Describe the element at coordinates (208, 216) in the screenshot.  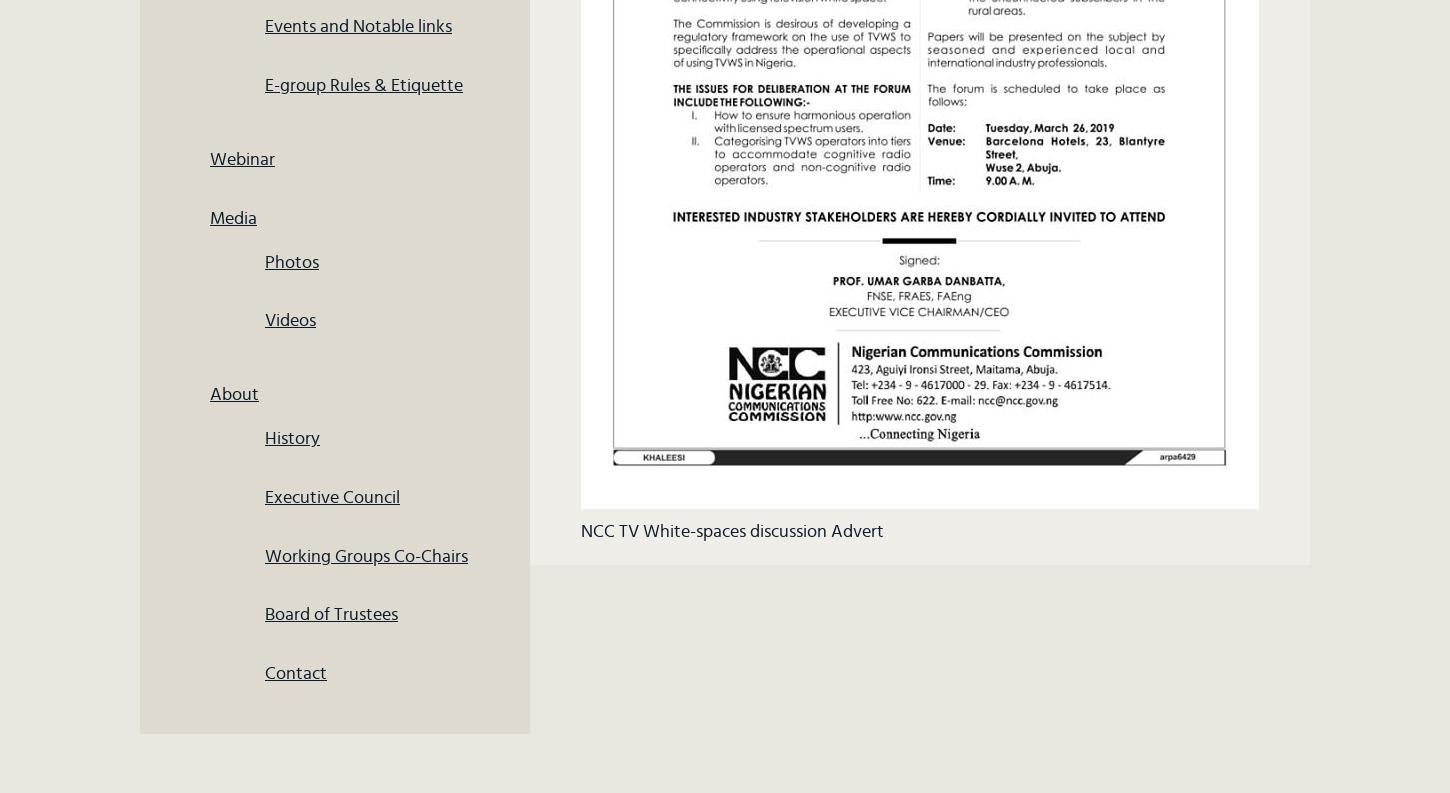
I see `'Media'` at that location.